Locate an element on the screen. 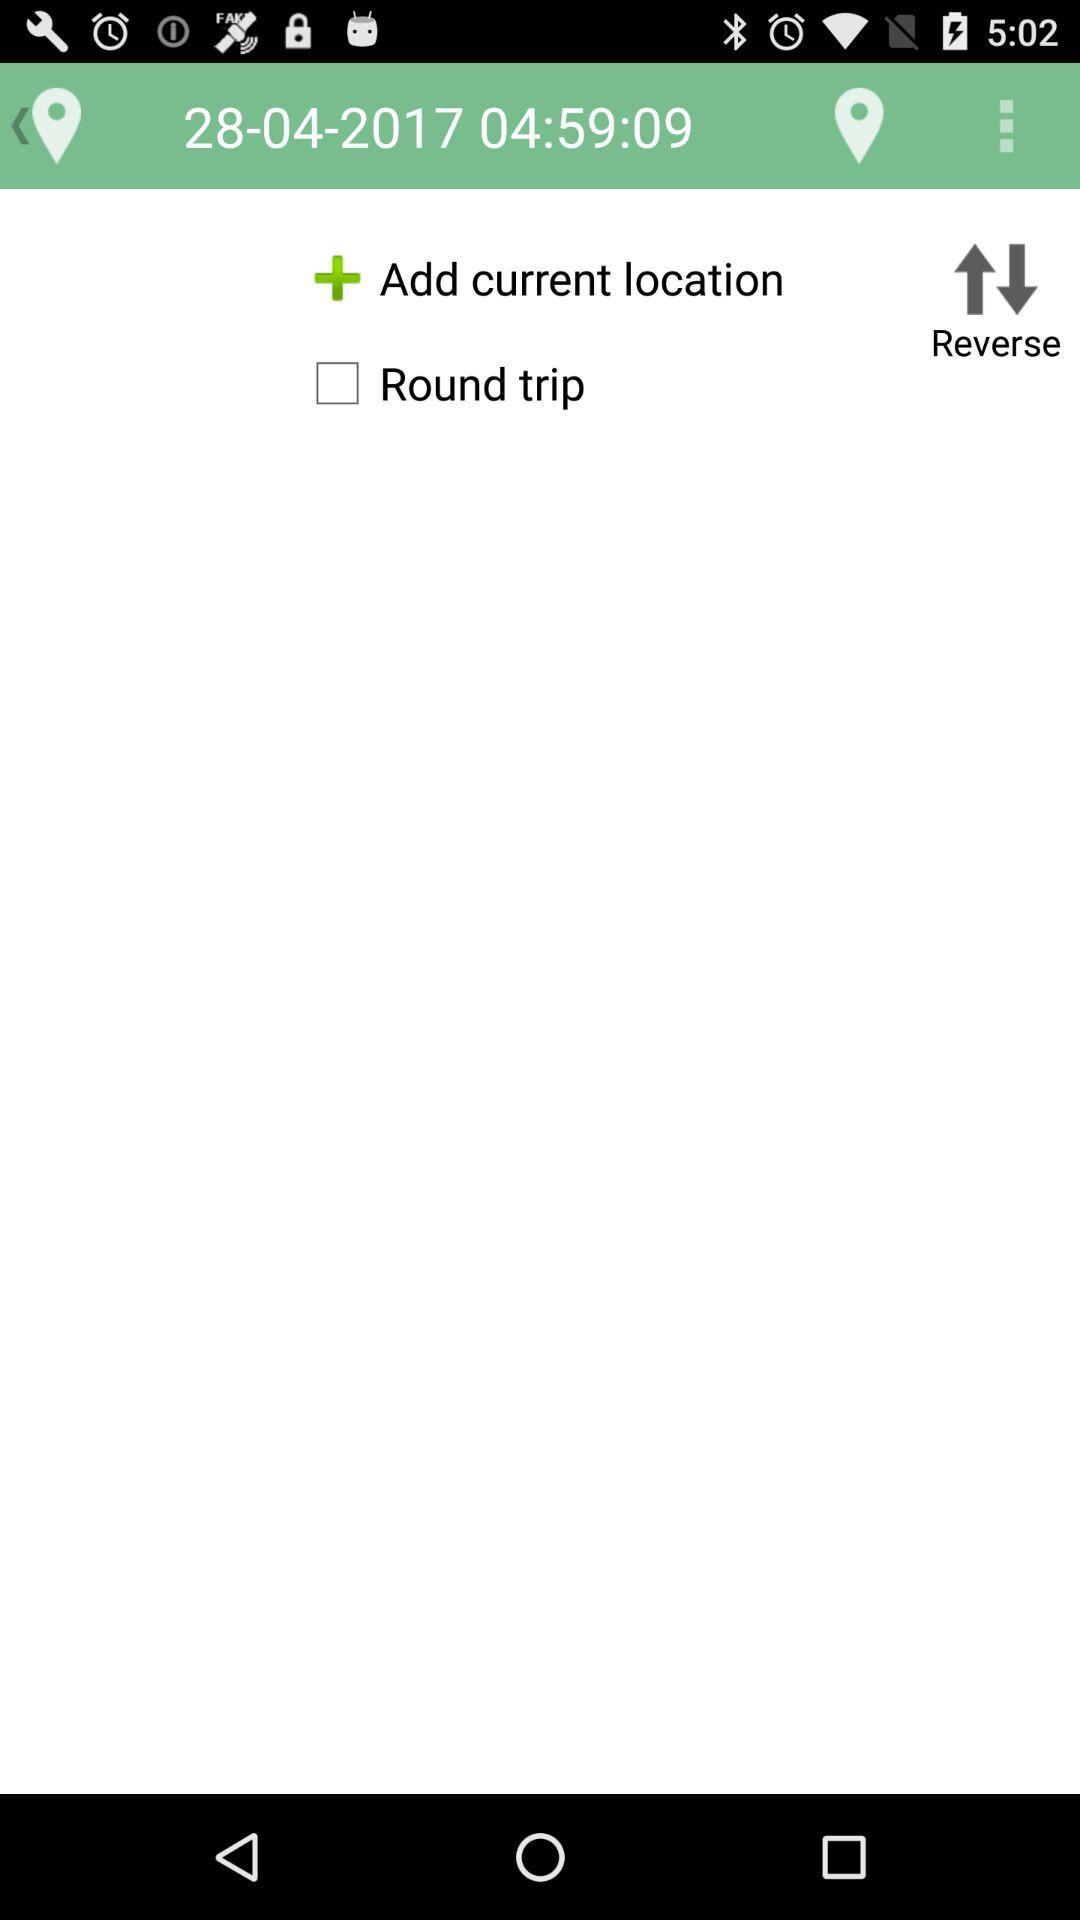 Image resolution: width=1080 pixels, height=1920 pixels. the item above the add current location is located at coordinates (858, 124).